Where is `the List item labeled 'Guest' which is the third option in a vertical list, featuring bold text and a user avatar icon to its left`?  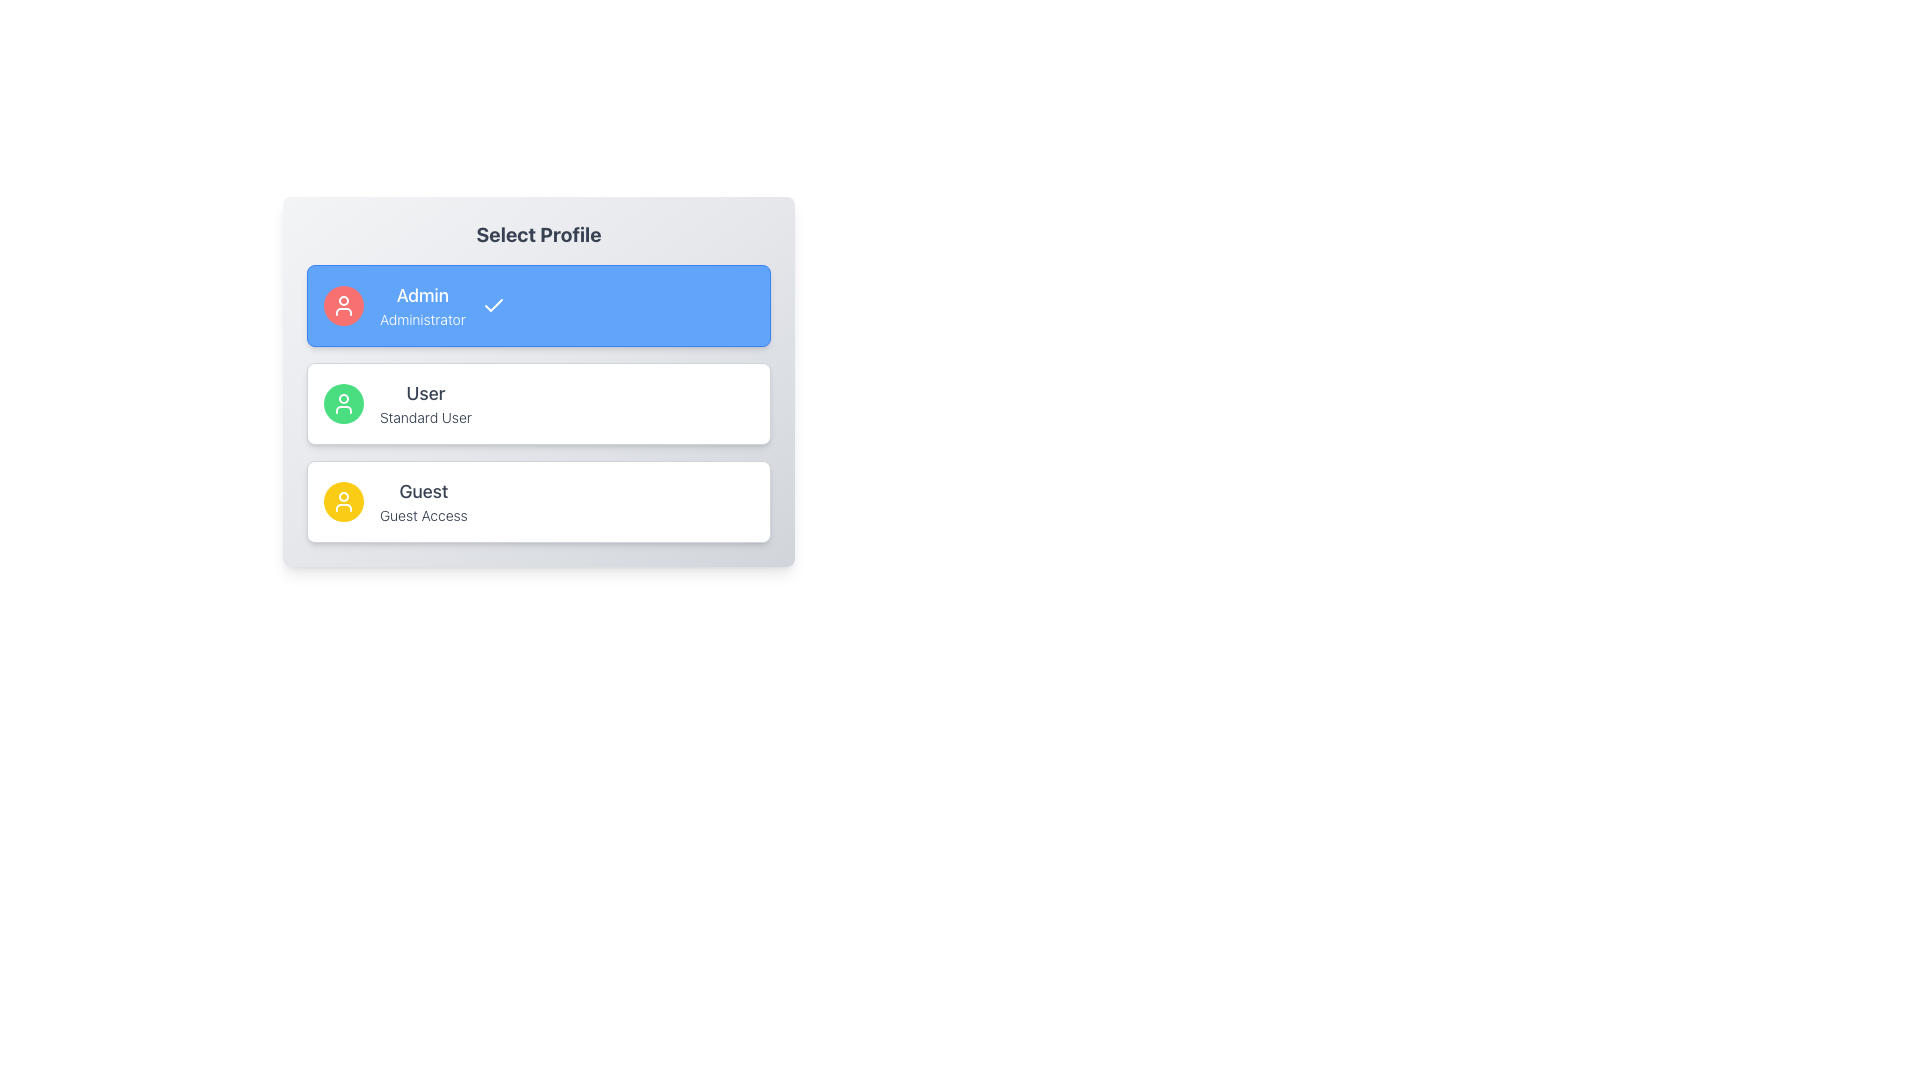 the List item labeled 'Guest' which is the third option in a vertical list, featuring bold text and a user avatar icon to its left is located at coordinates (422, 500).